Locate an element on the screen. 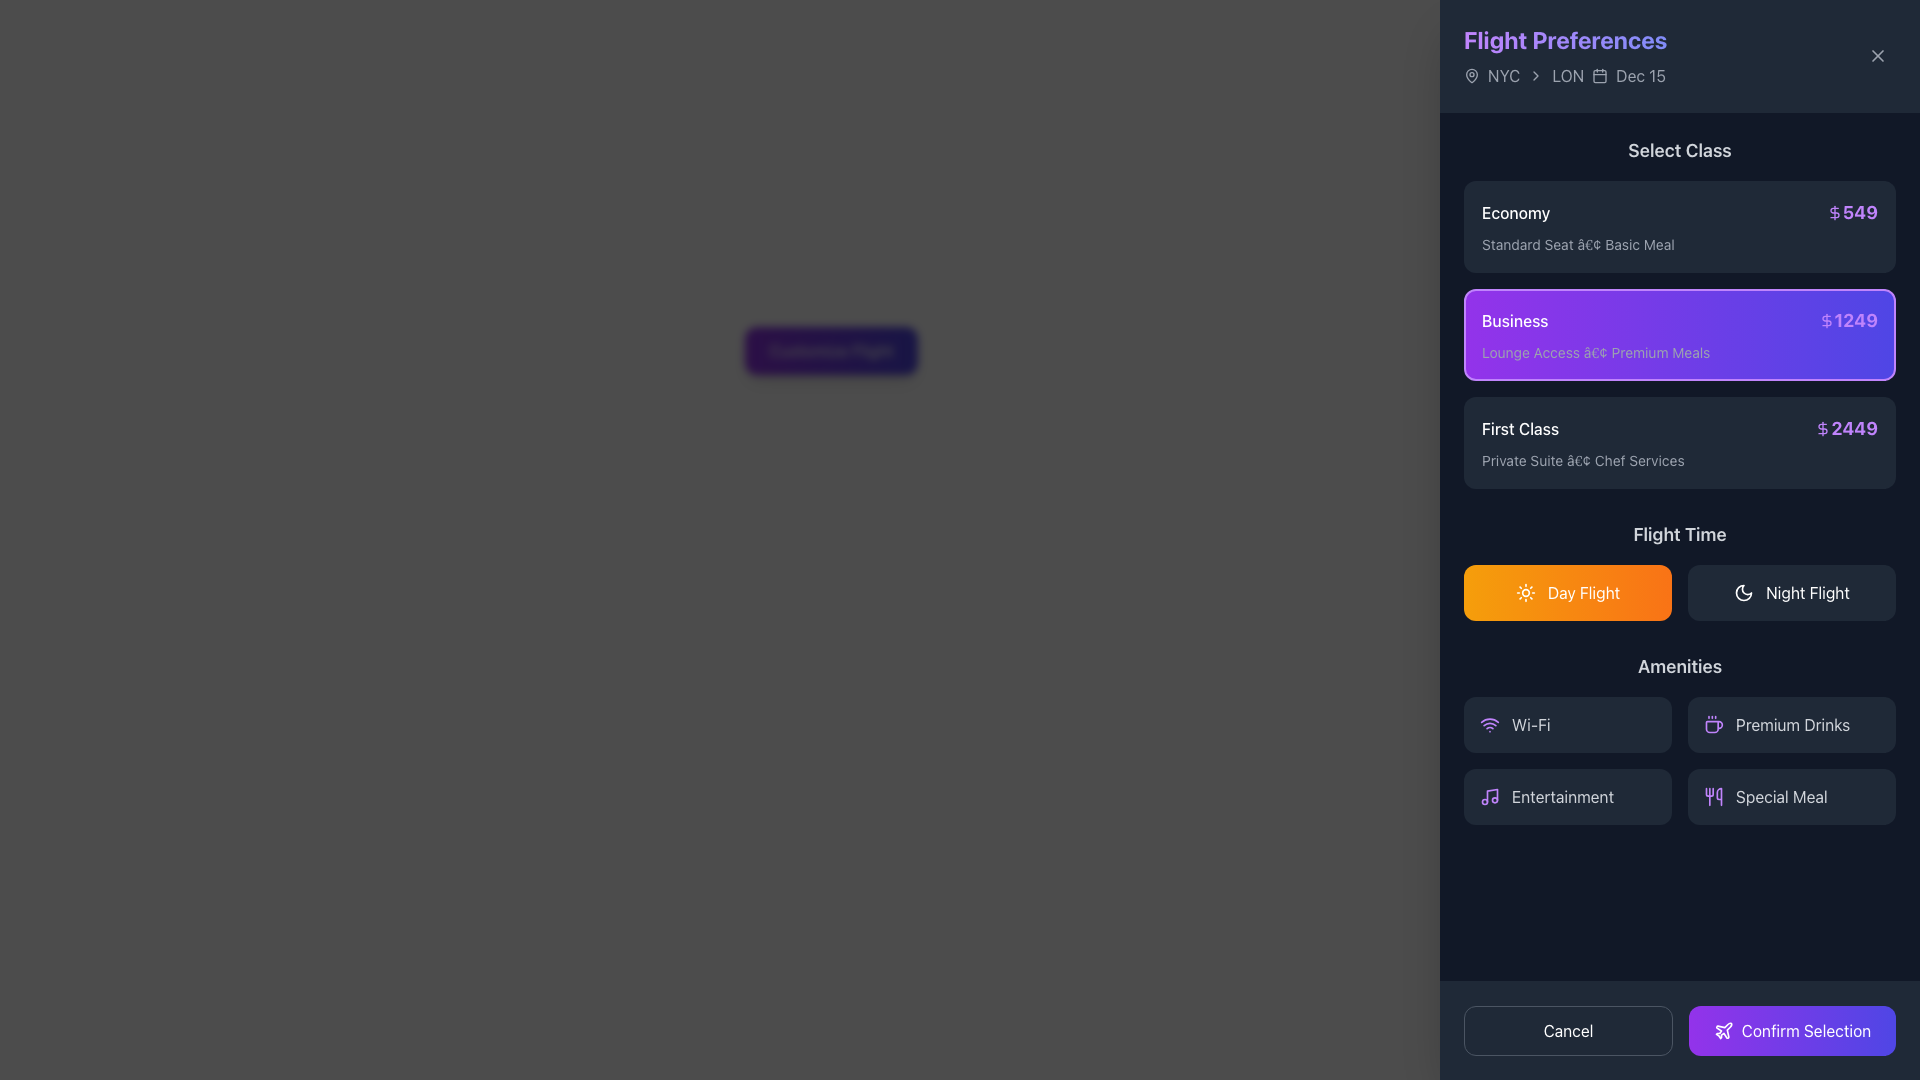  text of the 'Premium Drinks' label, which is styled in light gray against a dark background and positioned in the bottom-right quadrant of the 'Amenities' section is located at coordinates (1793, 725).